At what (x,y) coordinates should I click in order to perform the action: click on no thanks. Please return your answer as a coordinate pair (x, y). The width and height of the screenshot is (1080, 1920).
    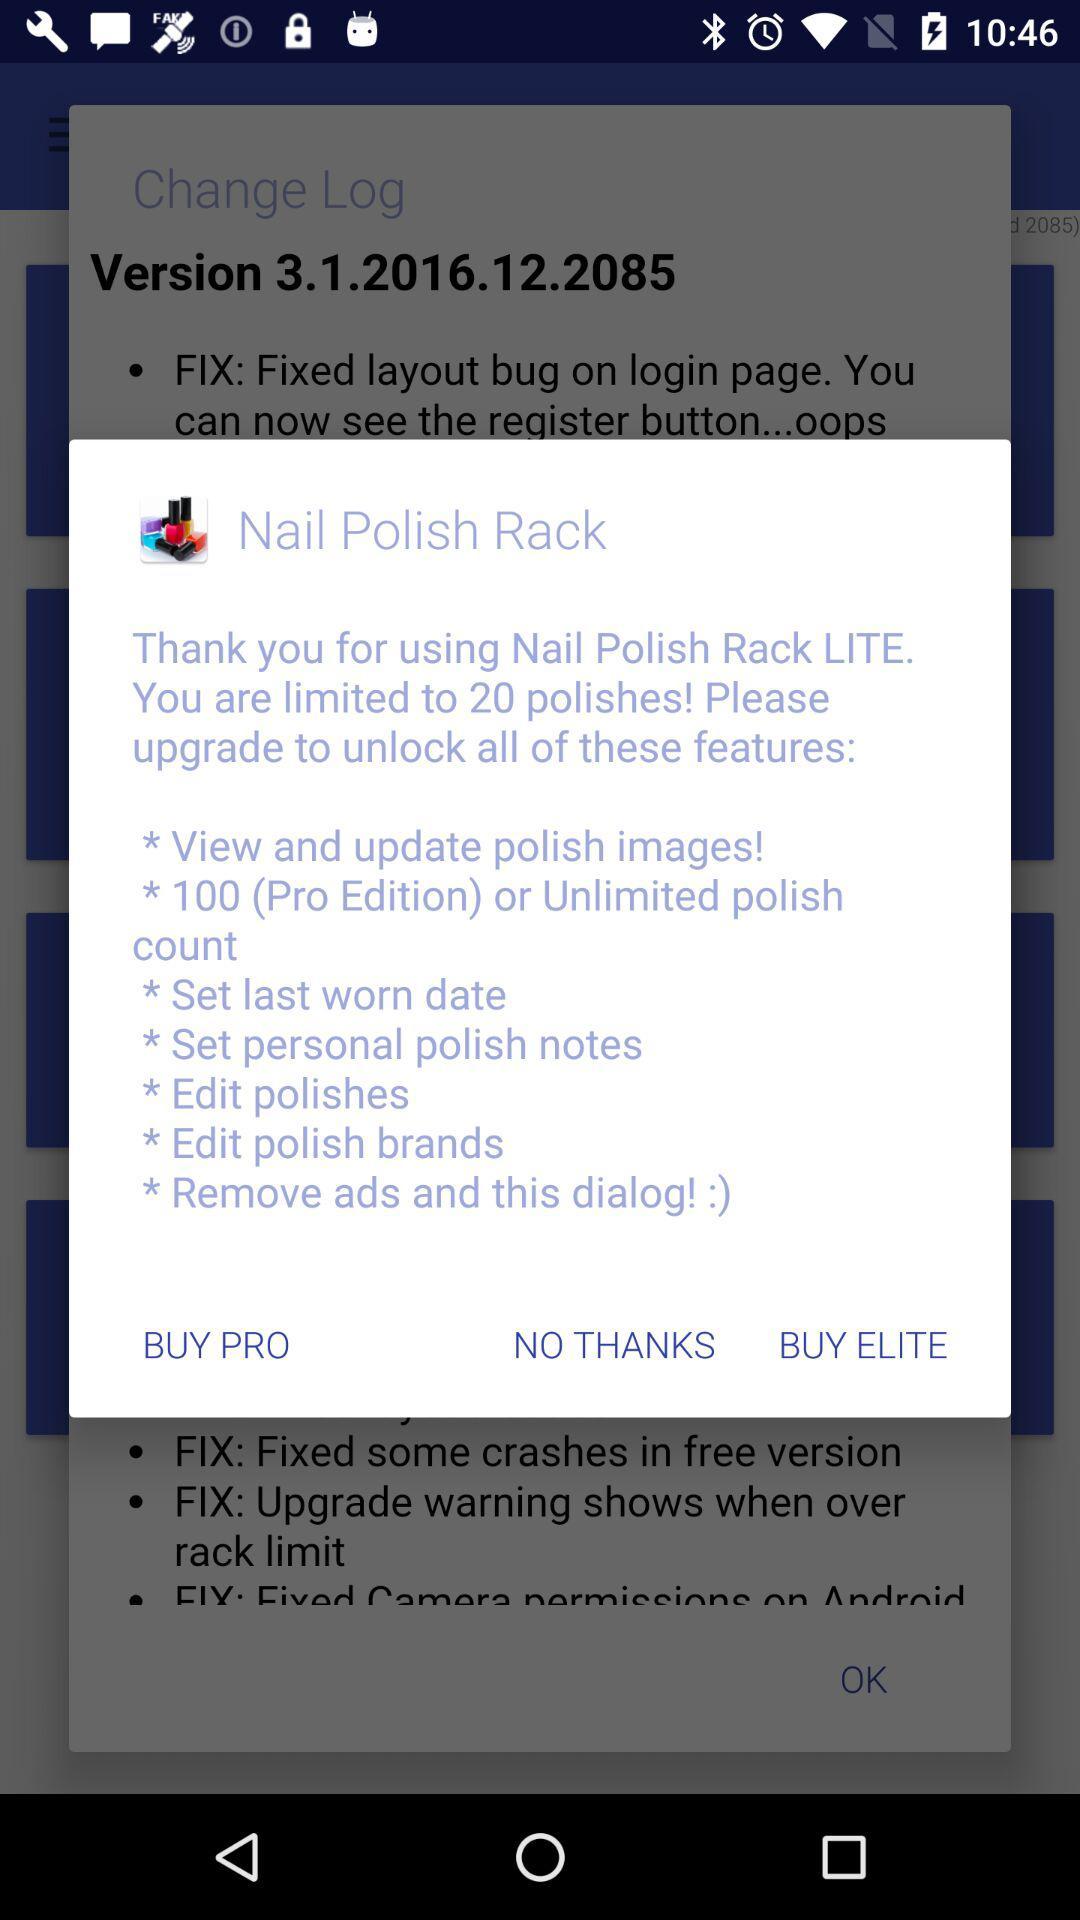
    Looking at the image, I should click on (613, 1344).